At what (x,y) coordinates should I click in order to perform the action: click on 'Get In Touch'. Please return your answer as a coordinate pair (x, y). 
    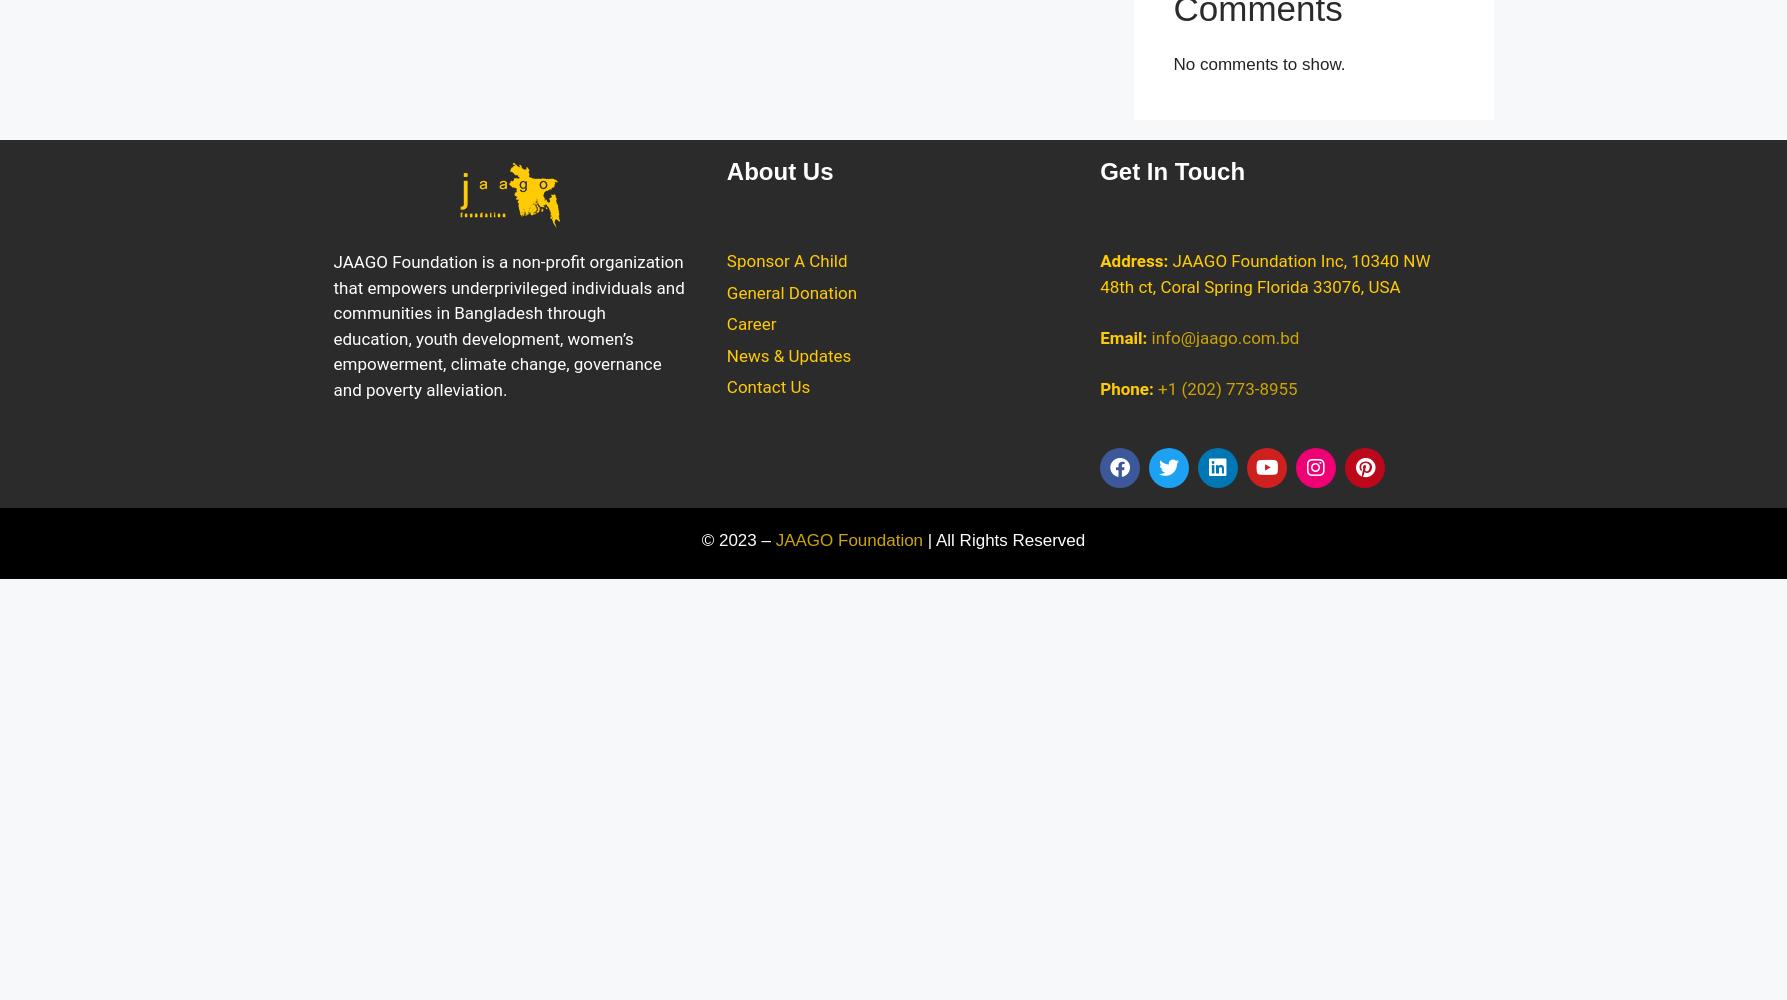
    Looking at the image, I should click on (1172, 171).